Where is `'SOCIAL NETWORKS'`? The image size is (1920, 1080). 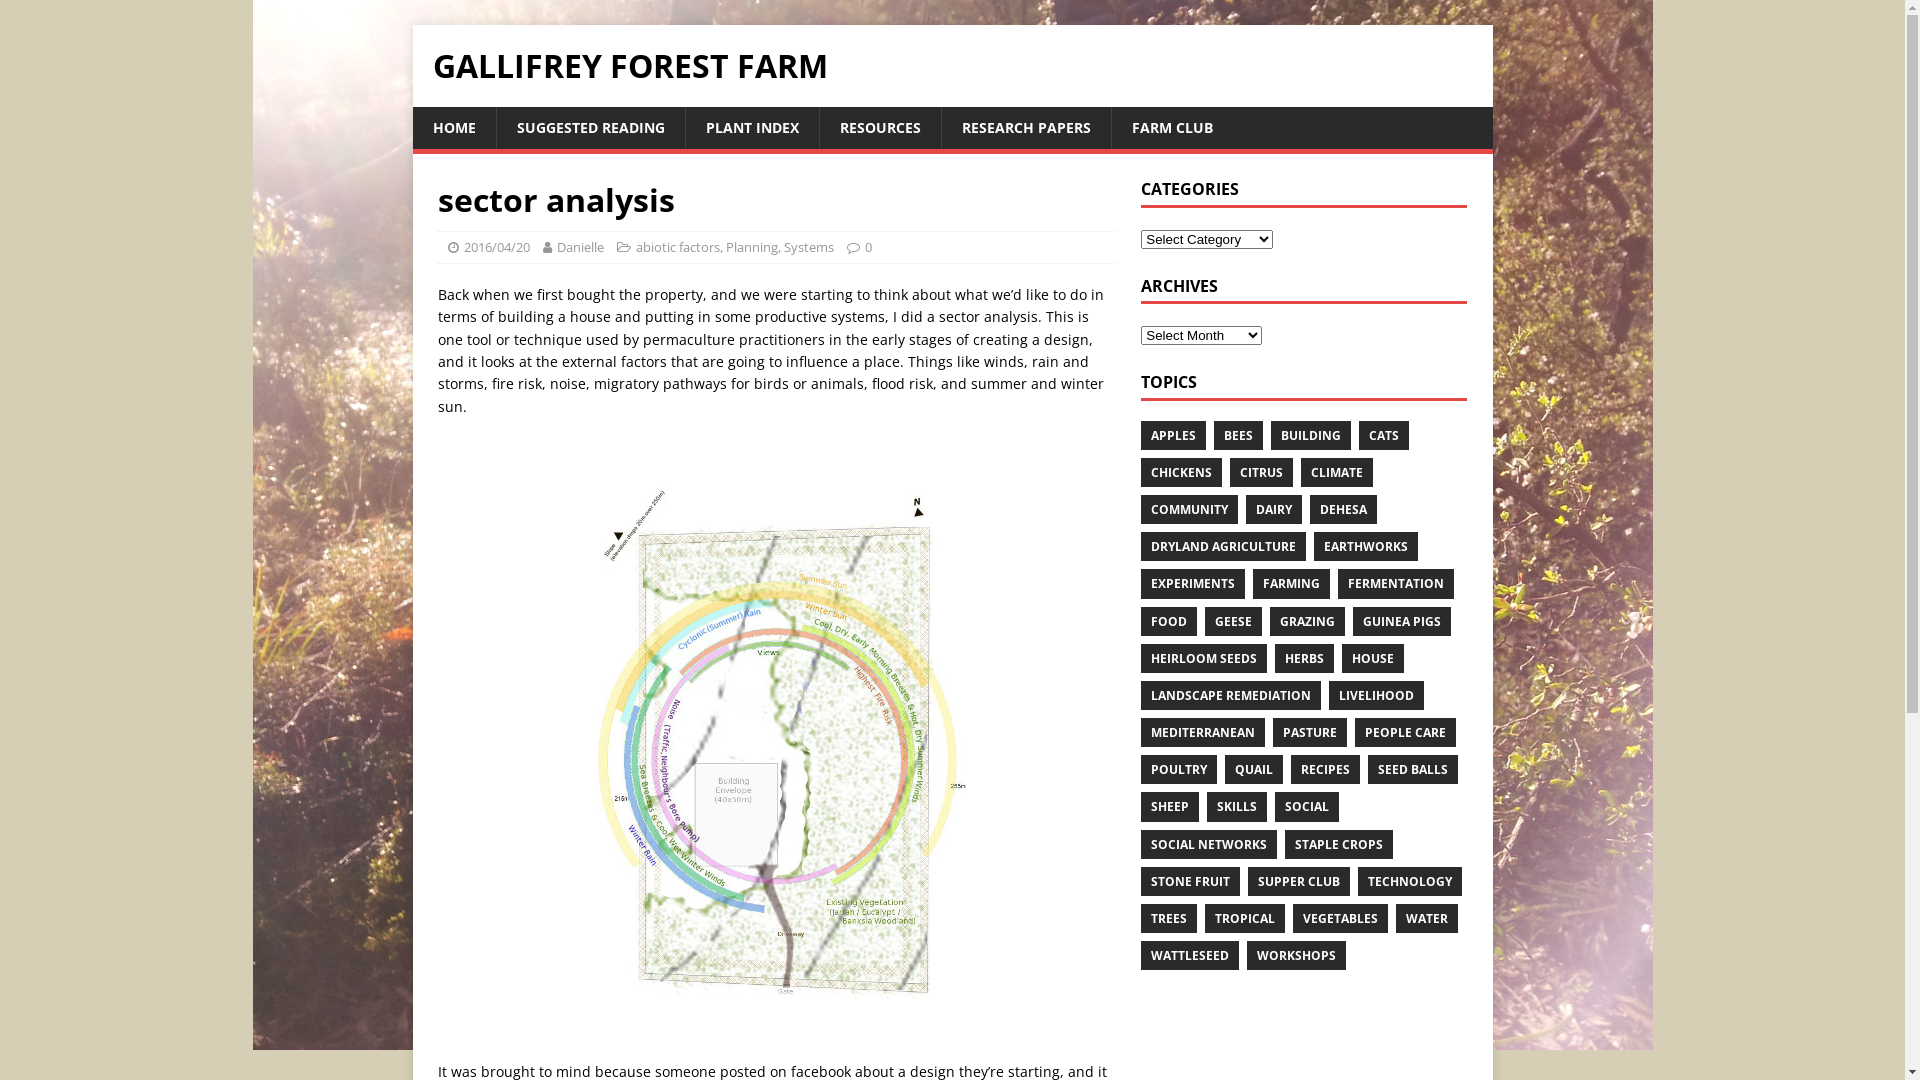 'SOCIAL NETWORKS' is located at coordinates (1208, 844).